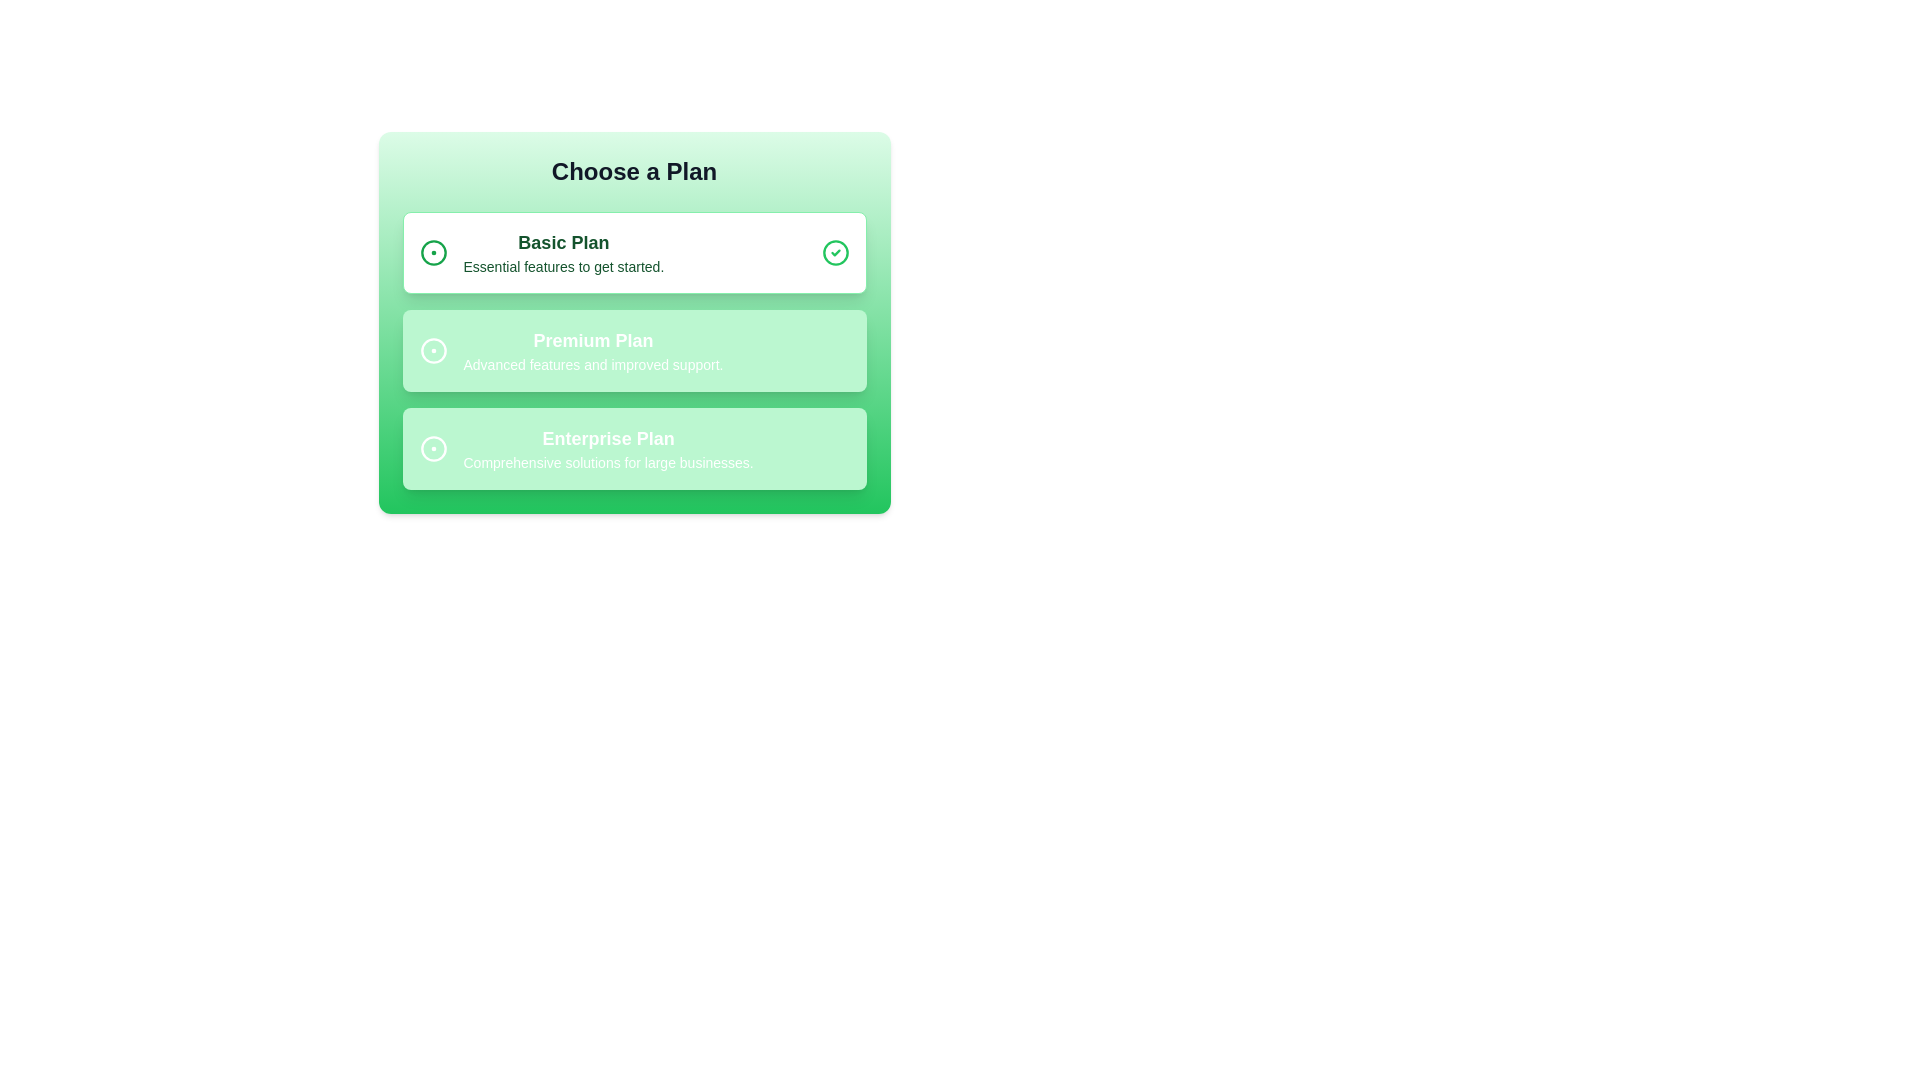 The height and width of the screenshot is (1080, 1920). I want to click on the state of the selectable option indicator represented by the green outlined circle in the SVG graphic, located to the left of the 'Basic Plan' option in the 'Choose a Plan' section, so click(432, 252).